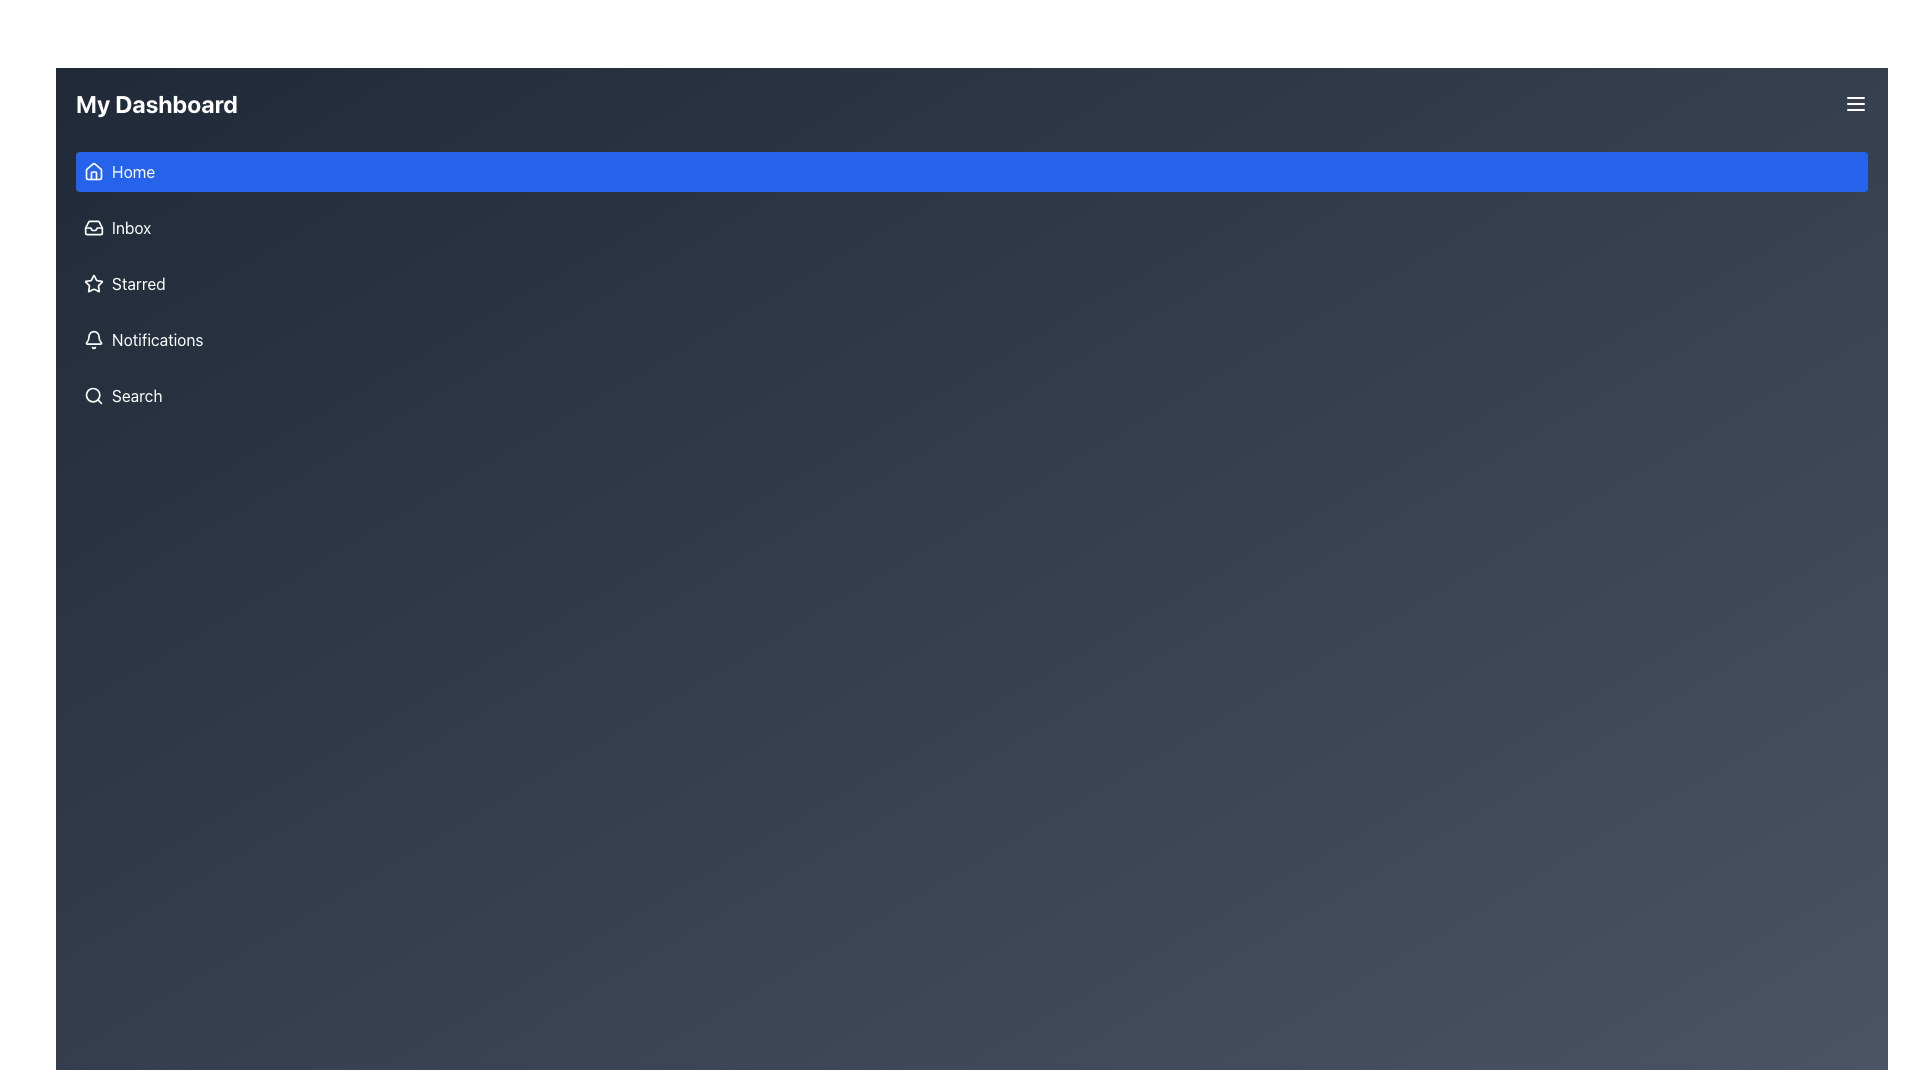  What do you see at coordinates (93, 226) in the screenshot?
I see `the 'Inbox' icon located in the vertical navigation menu, which is positioned below the 'Home' menu item and above the 'Starred' menu item` at bounding box center [93, 226].